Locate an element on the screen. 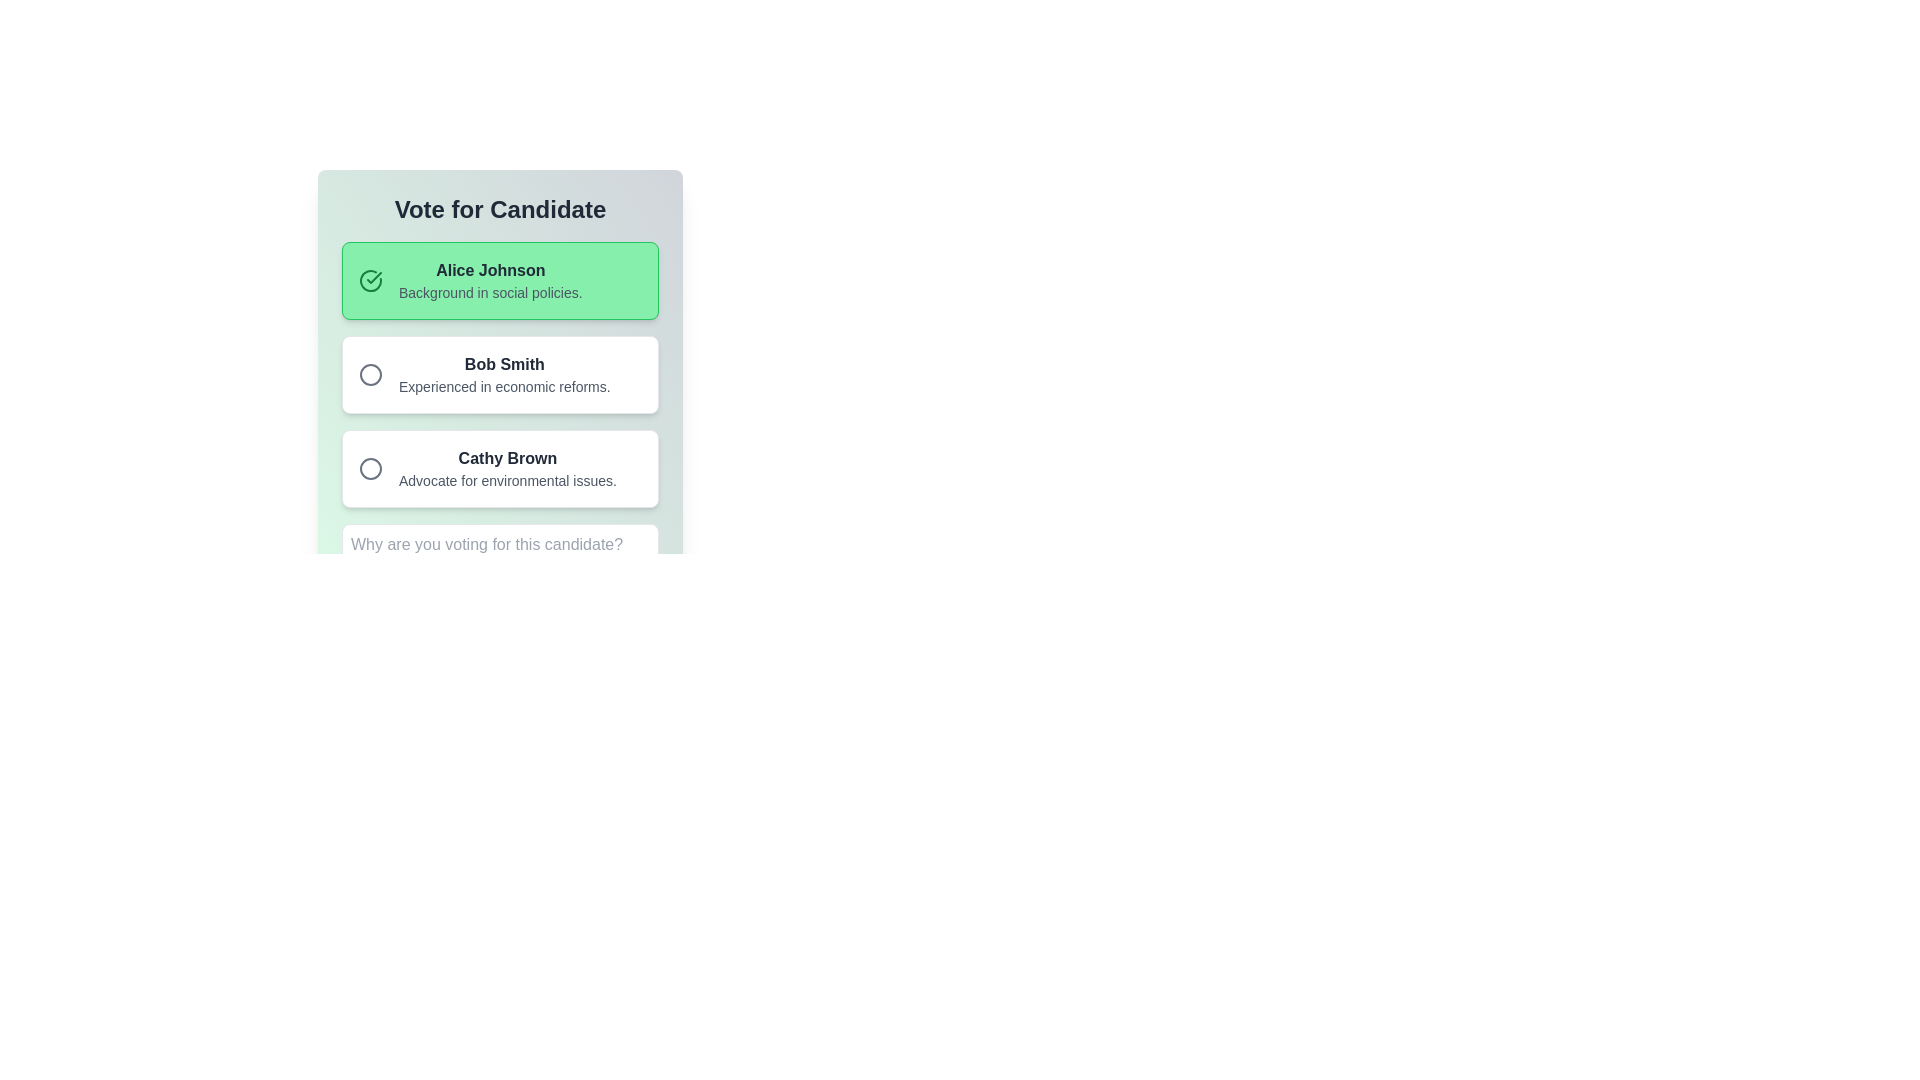 The width and height of the screenshot is (1920, 1080). the second candidate's radio button card in the voting interface is located at coordinates (500, 349).